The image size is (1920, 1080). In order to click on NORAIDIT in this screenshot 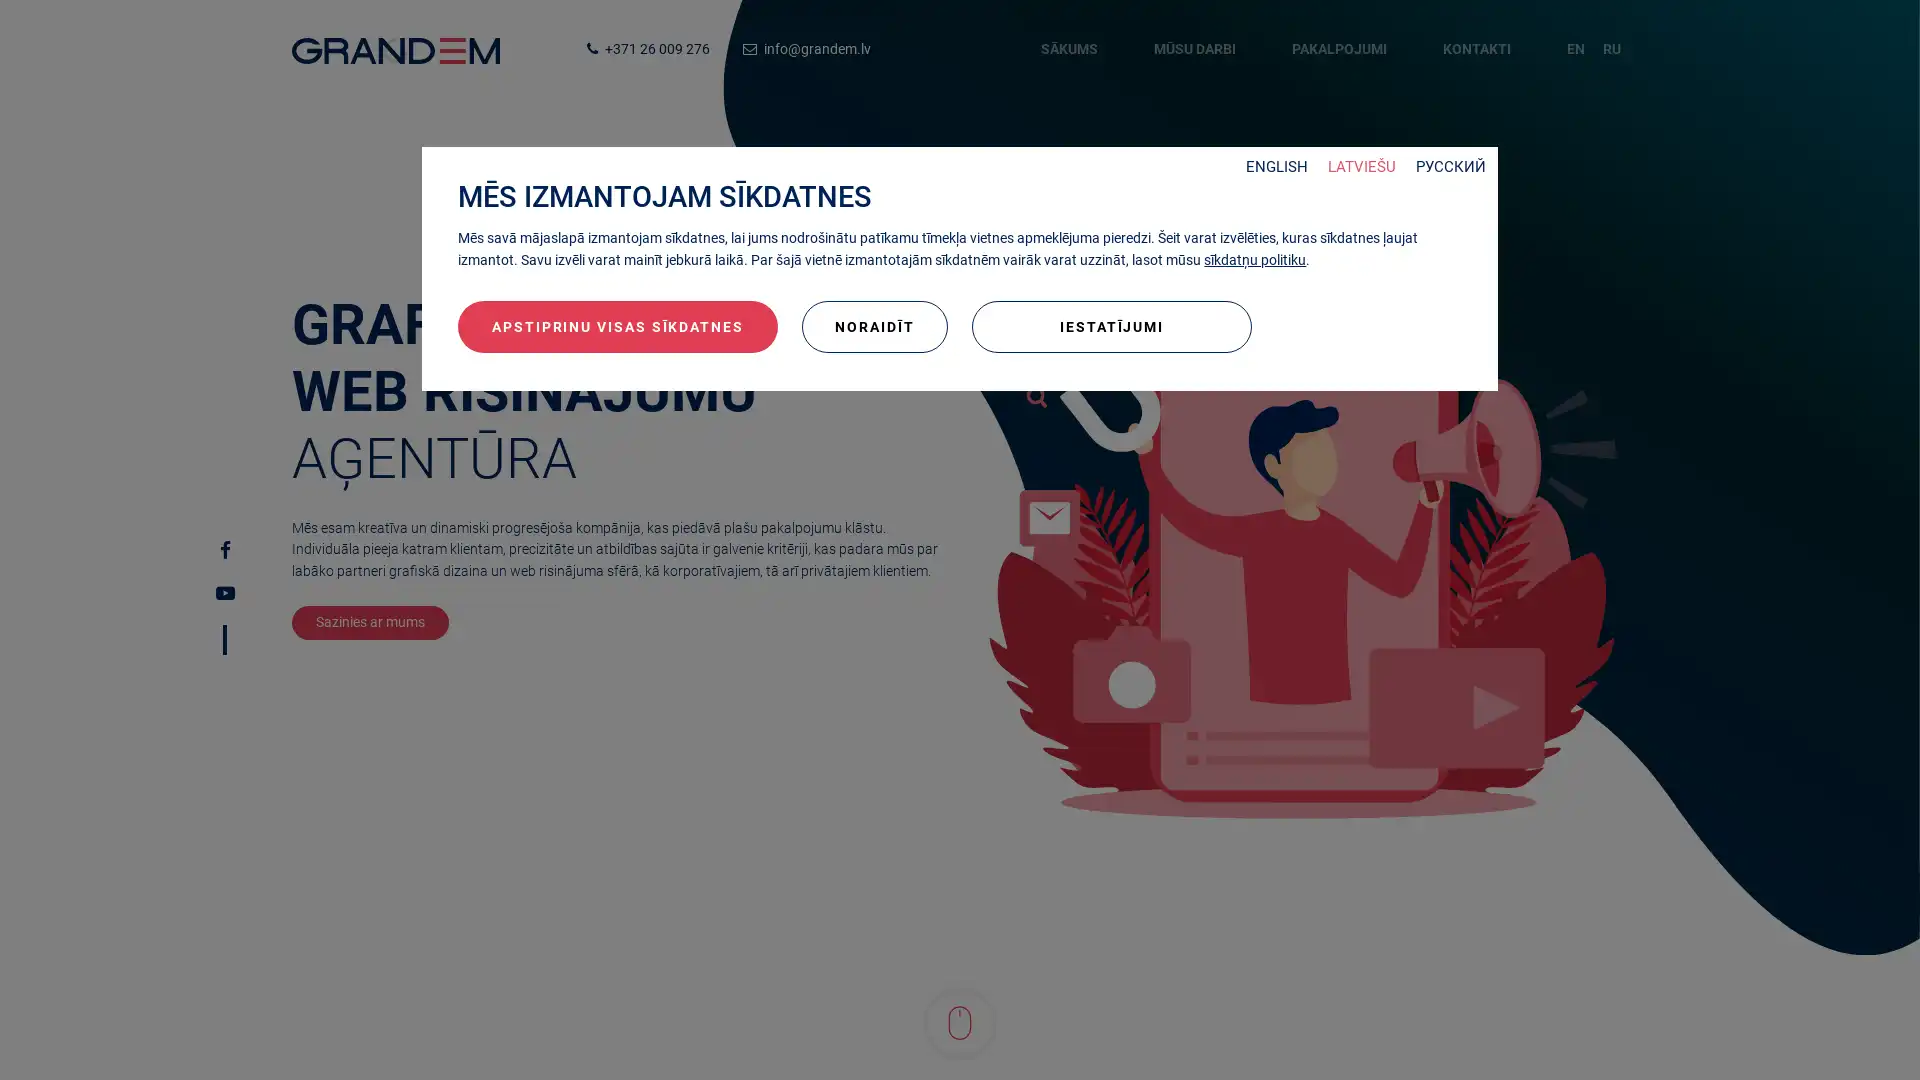, I will do `click(874, 326)`.